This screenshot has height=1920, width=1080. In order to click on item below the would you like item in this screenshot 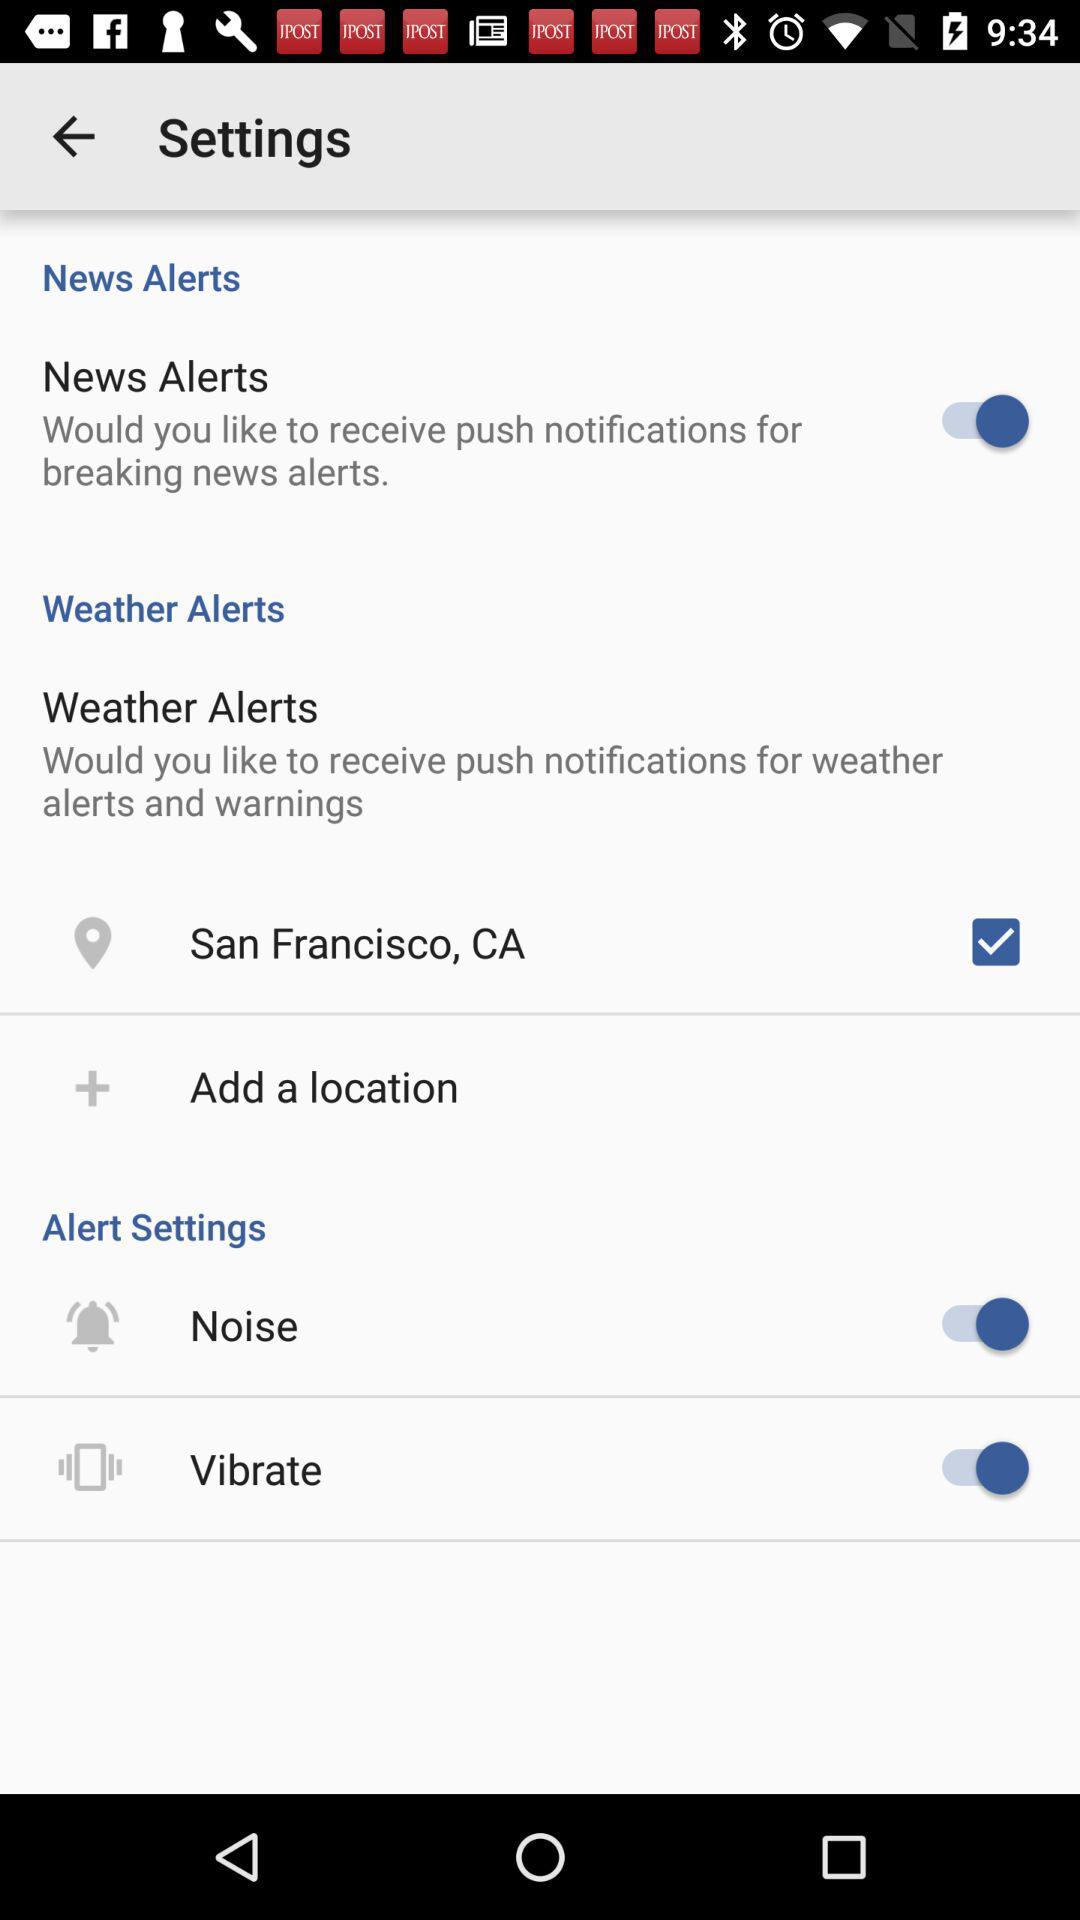, I will do `click(995, 940)`.